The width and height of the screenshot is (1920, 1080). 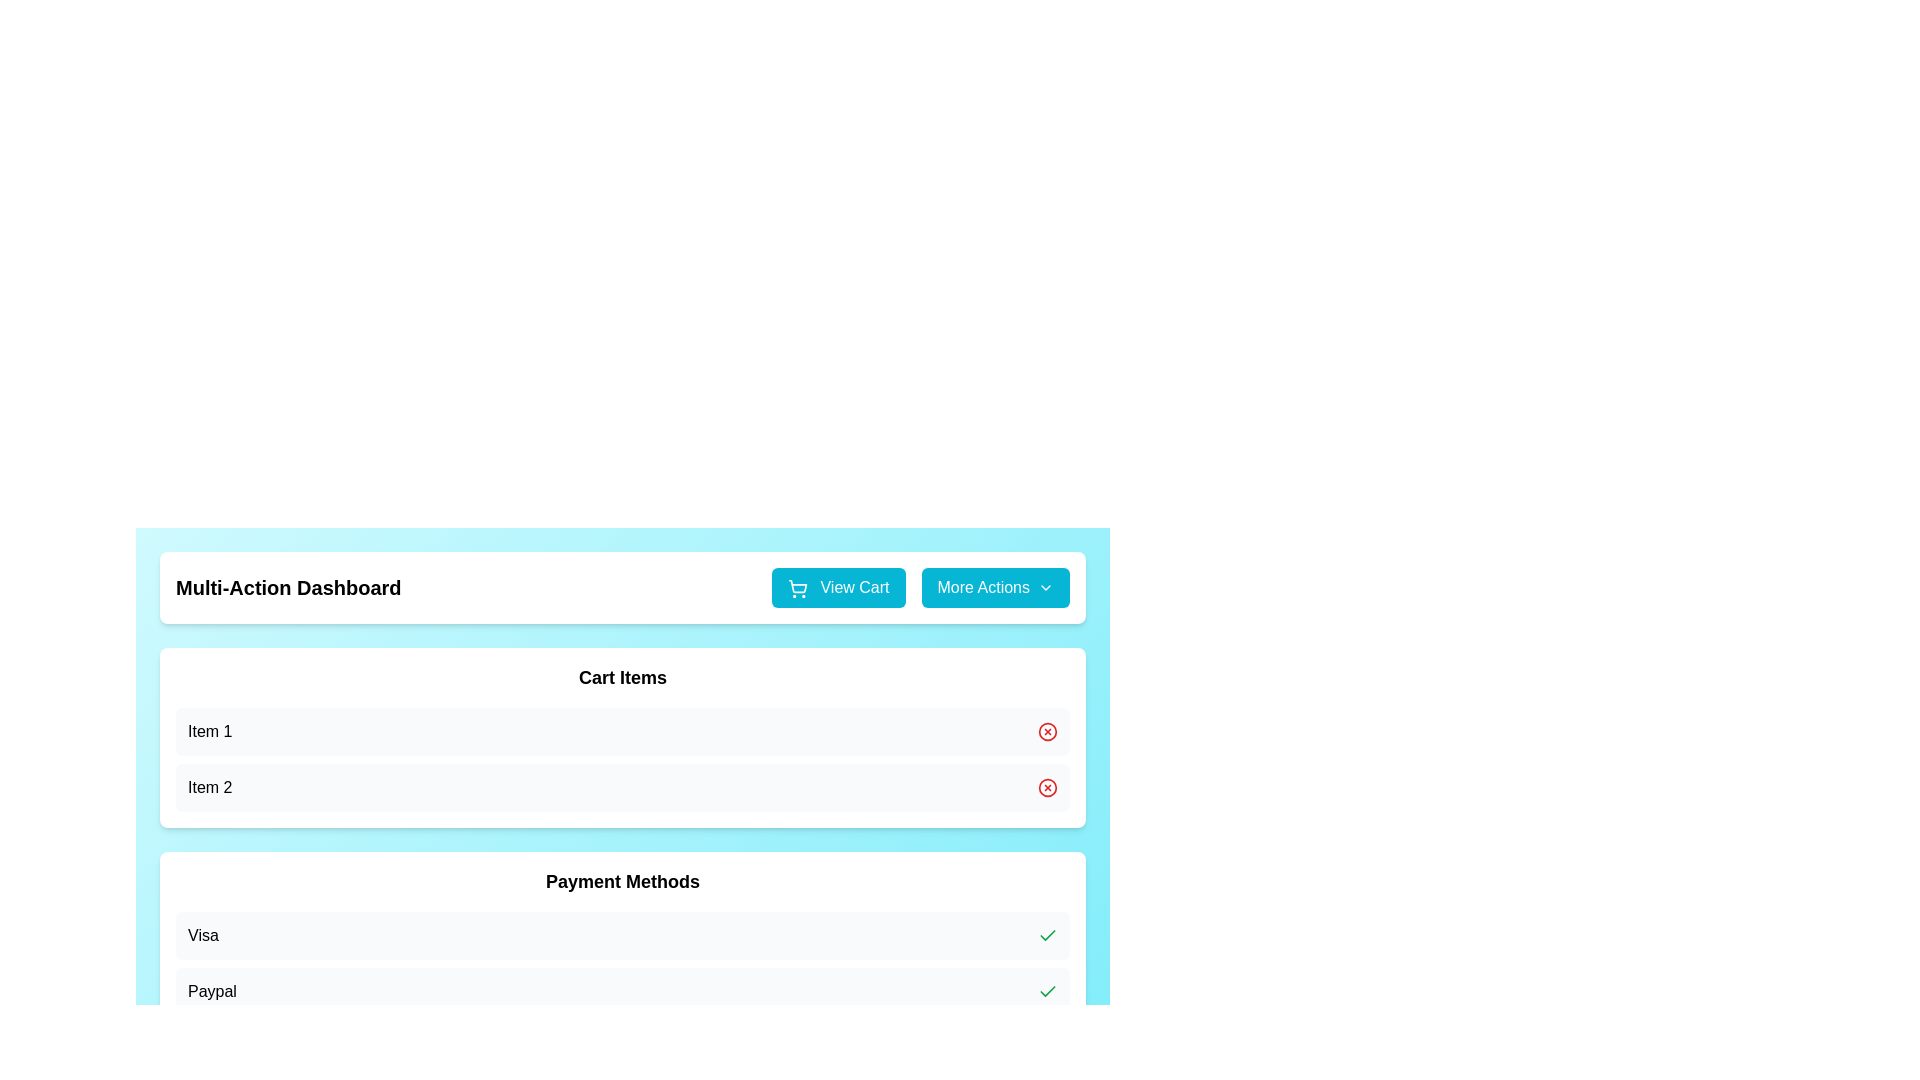 I want to click on on the shopping cart icon, which is located within the cyan button labeled 'View Cart' positioned at the top center of the interface, so click(x=796, y=586).